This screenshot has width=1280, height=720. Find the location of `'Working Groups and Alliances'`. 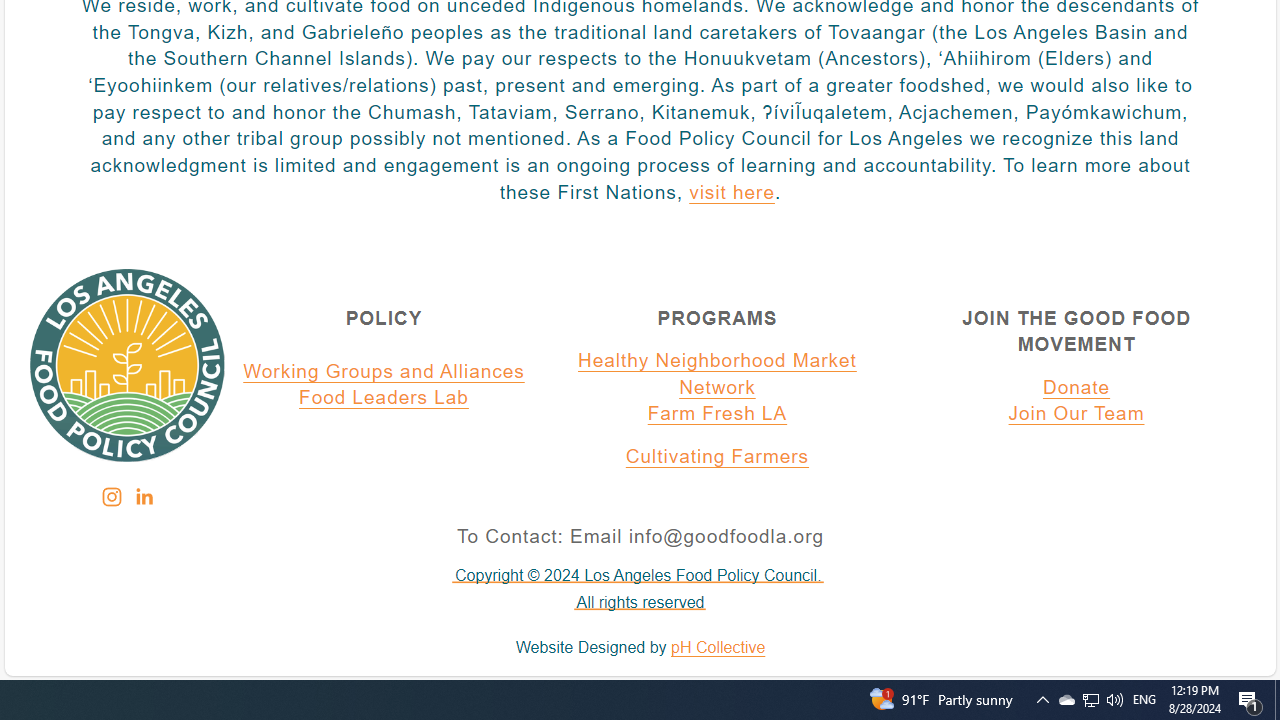

'Working Groups and Alliances' is located at coordinates (384, 371).